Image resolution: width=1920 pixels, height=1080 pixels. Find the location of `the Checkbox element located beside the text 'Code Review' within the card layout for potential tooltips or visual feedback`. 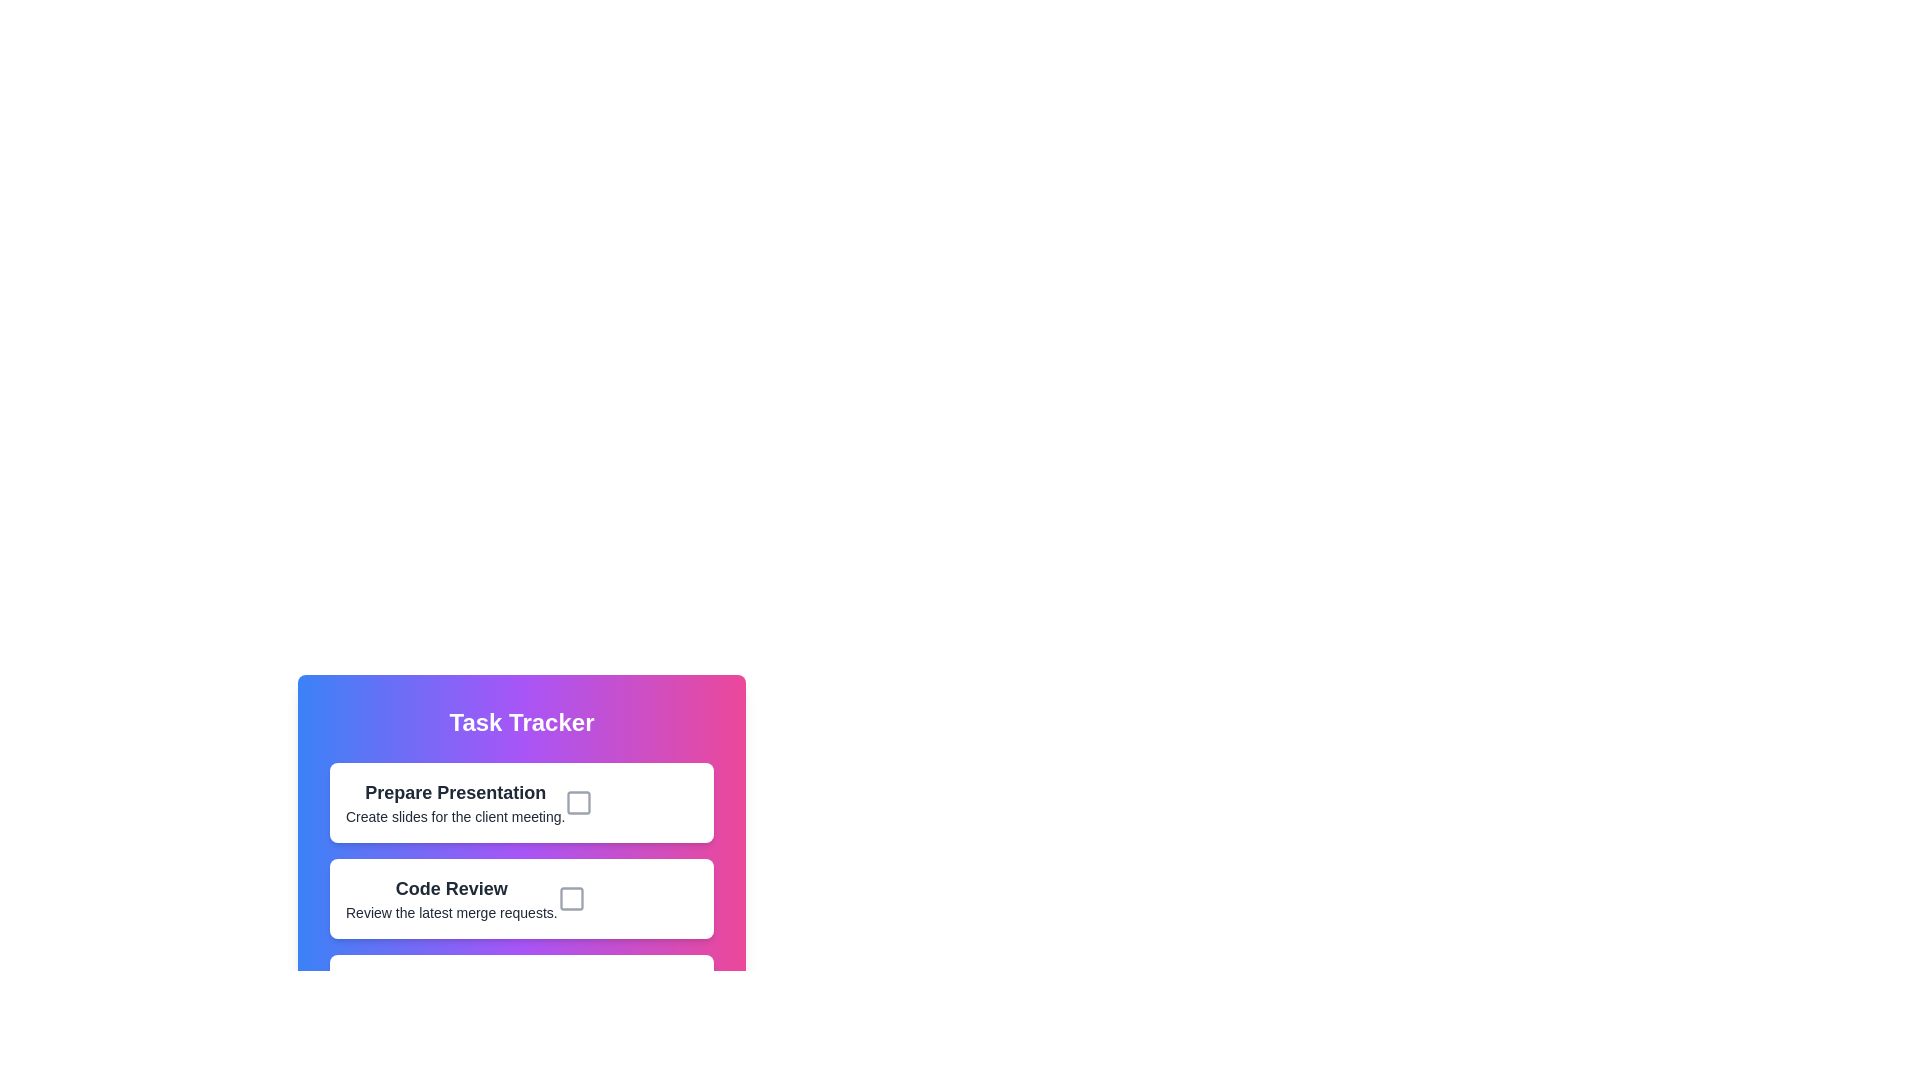

the Checkbox element located beside the text 'Code Review' within the card layout for potential tooltips or visual feedback is located at coordinates (570, 897).